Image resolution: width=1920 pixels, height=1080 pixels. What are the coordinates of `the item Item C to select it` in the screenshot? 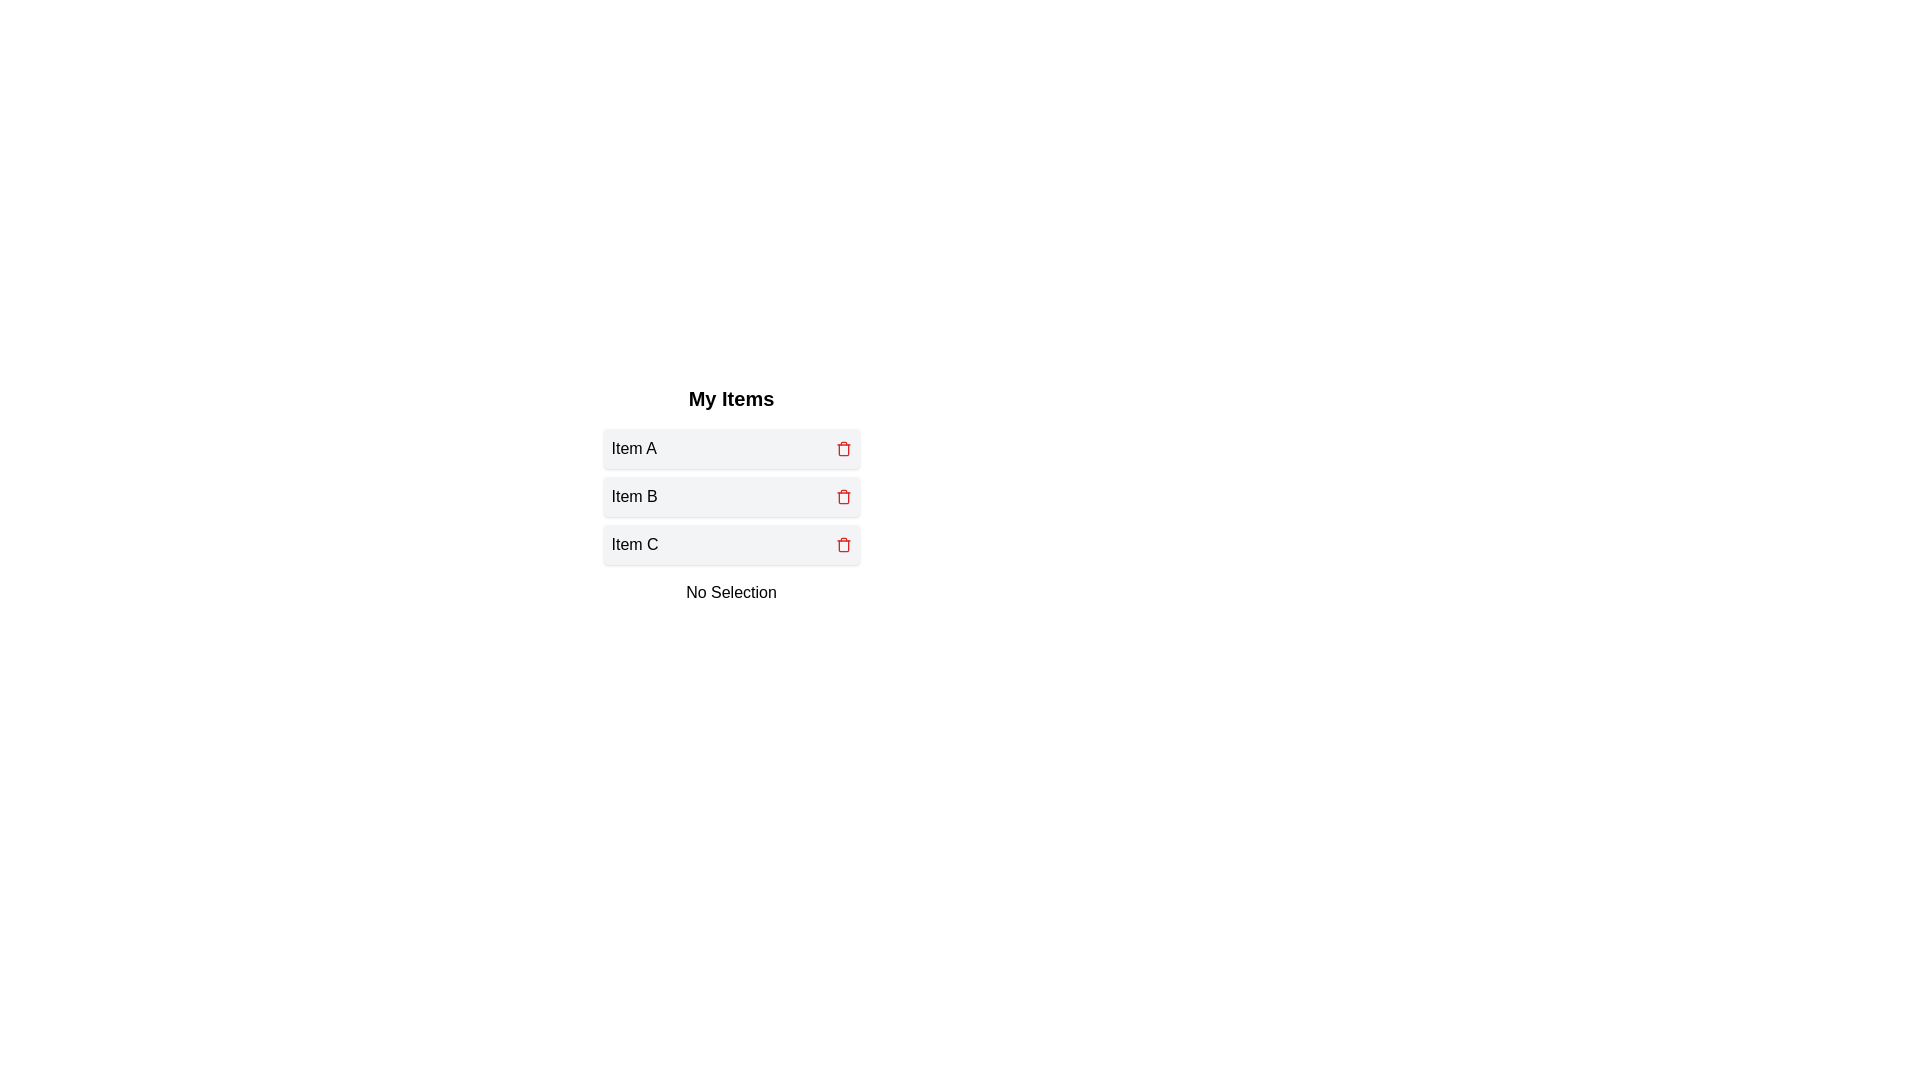 It's located at (730, 544).